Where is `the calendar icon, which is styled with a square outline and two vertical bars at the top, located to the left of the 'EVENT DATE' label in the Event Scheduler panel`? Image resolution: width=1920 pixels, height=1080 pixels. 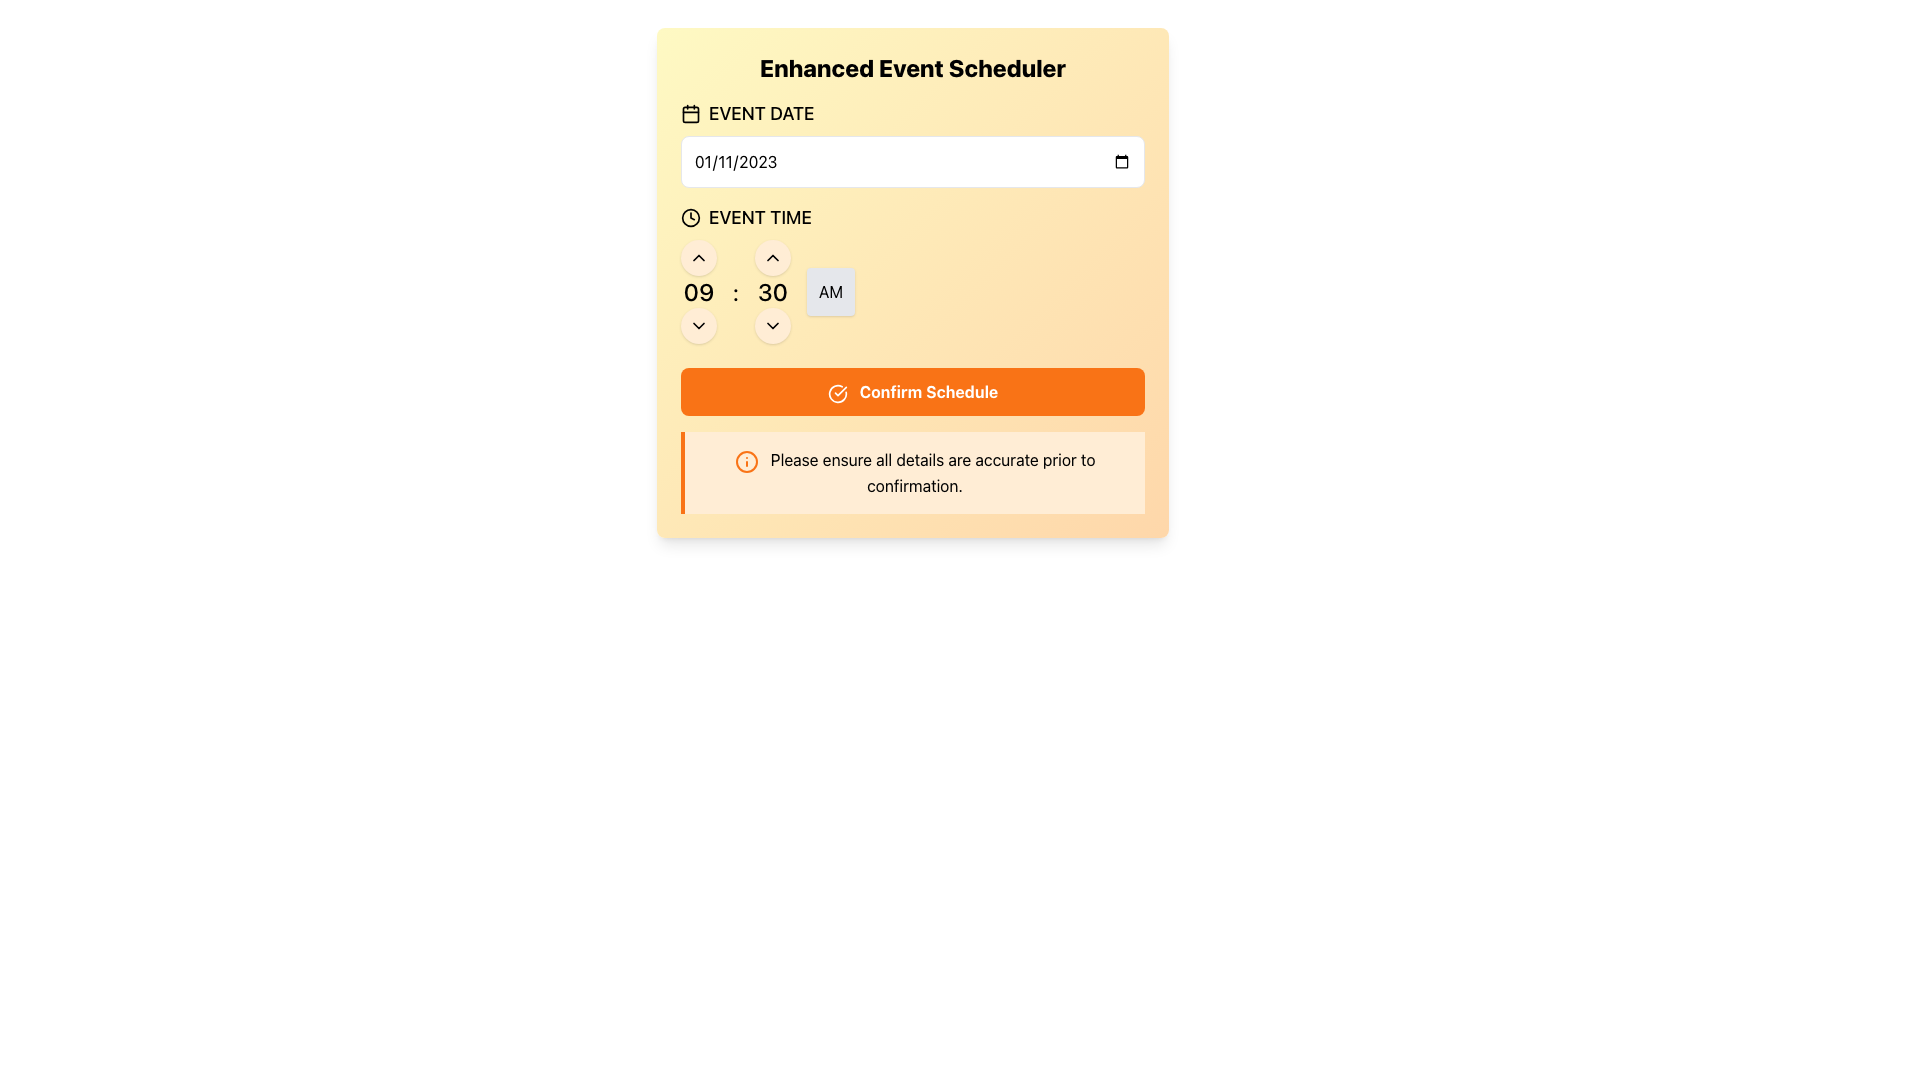
the calendar icon, which is styled with a square outline and two vertical bars at the top, located to the left of the 'EVENT DATE' label in the Event Scheduler panel is located at coordinates (691, 114).